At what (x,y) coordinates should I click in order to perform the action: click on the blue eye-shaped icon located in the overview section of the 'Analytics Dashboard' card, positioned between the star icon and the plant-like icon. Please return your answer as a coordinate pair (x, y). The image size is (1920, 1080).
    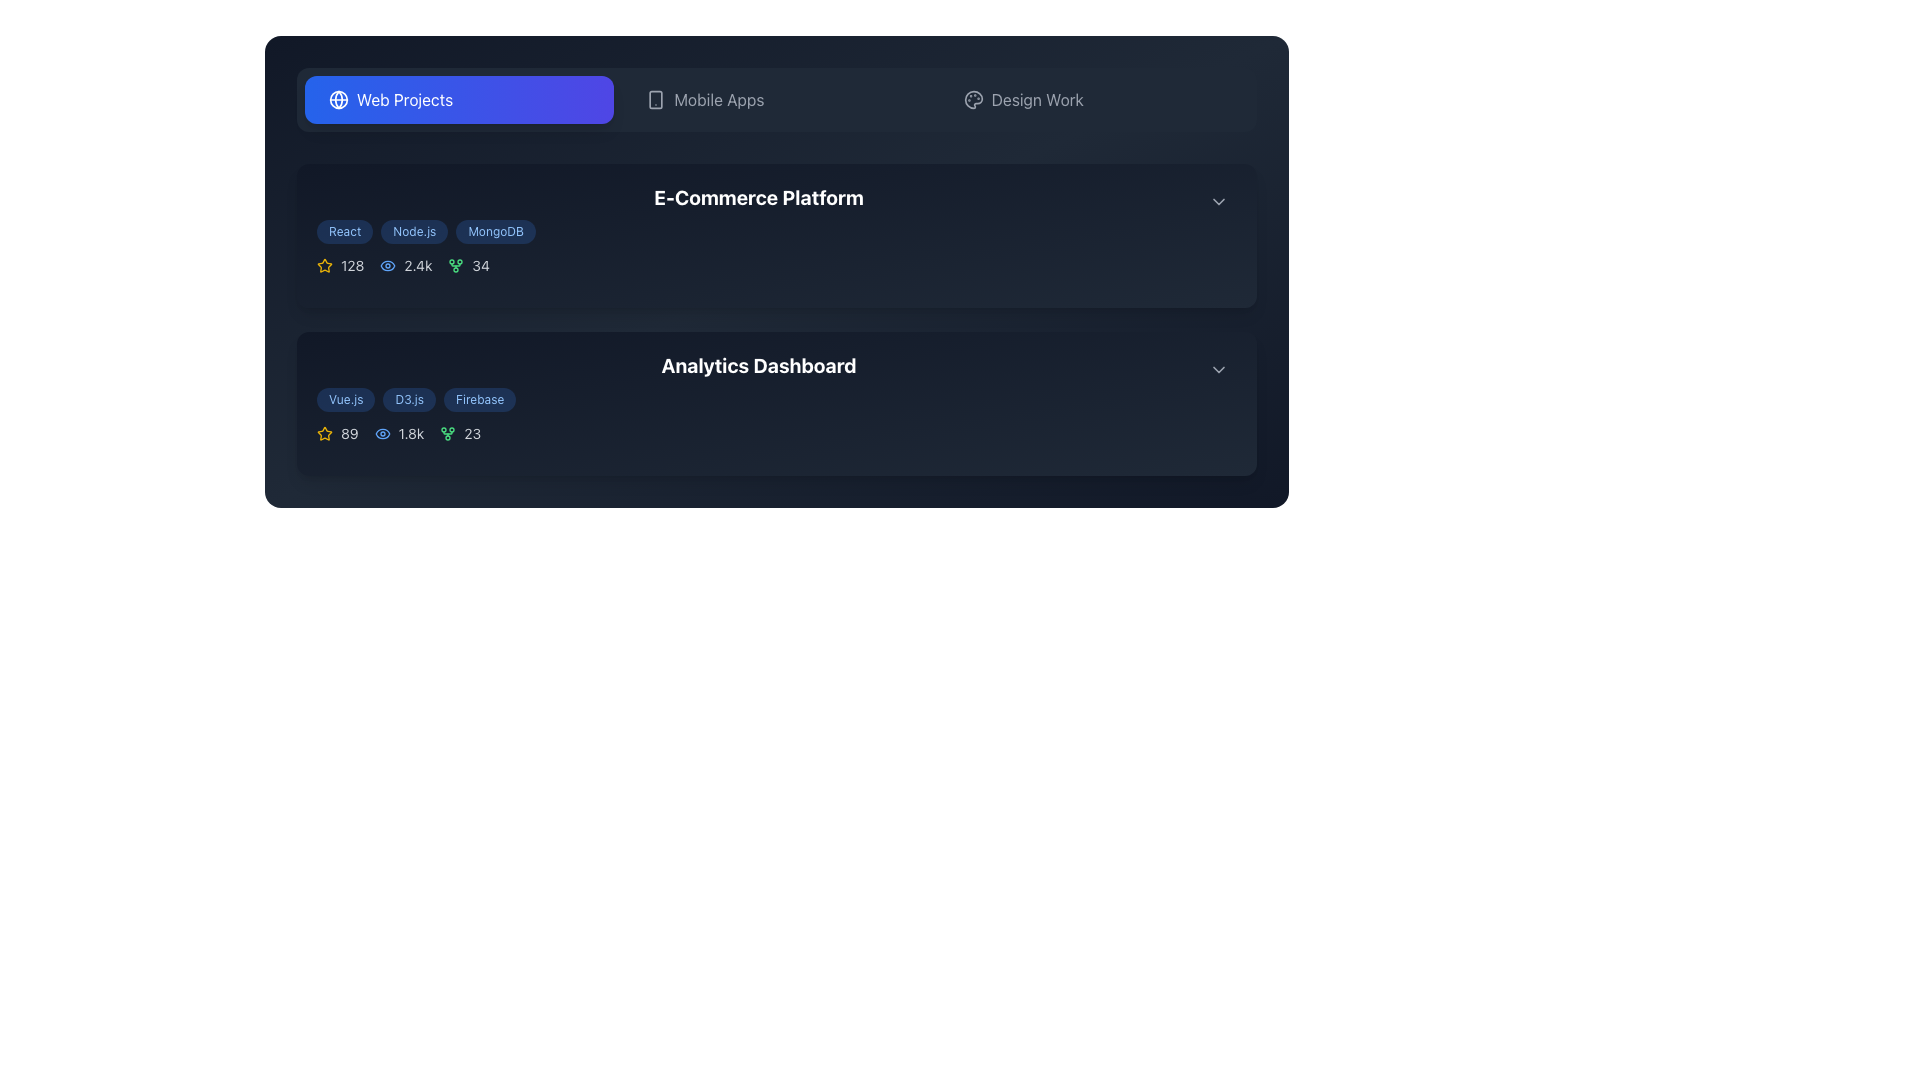
    Looking at the image, I should click on (382, 433).